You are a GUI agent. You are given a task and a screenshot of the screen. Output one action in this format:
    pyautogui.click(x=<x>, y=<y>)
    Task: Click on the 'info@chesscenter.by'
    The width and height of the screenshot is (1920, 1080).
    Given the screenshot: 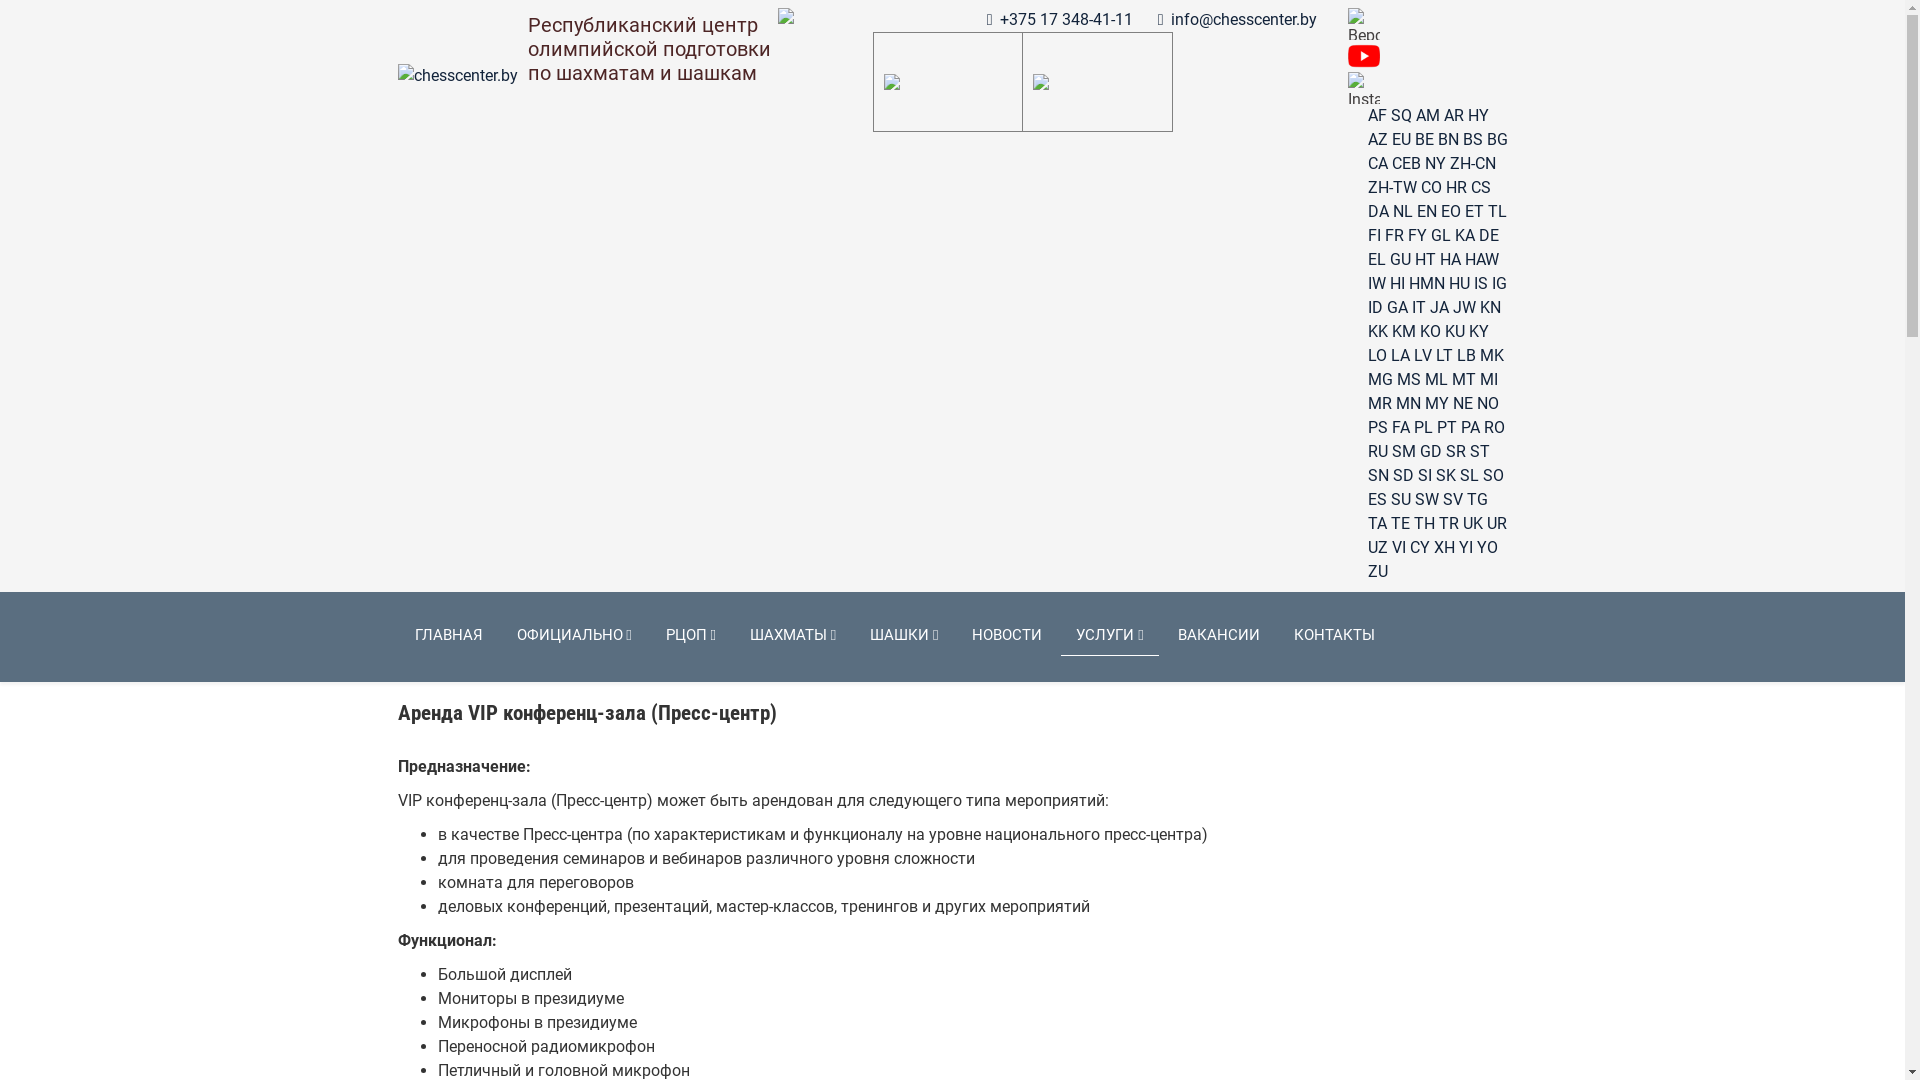 What is the action you would take?
    pyautogui.click(x=1242, y=19)
    